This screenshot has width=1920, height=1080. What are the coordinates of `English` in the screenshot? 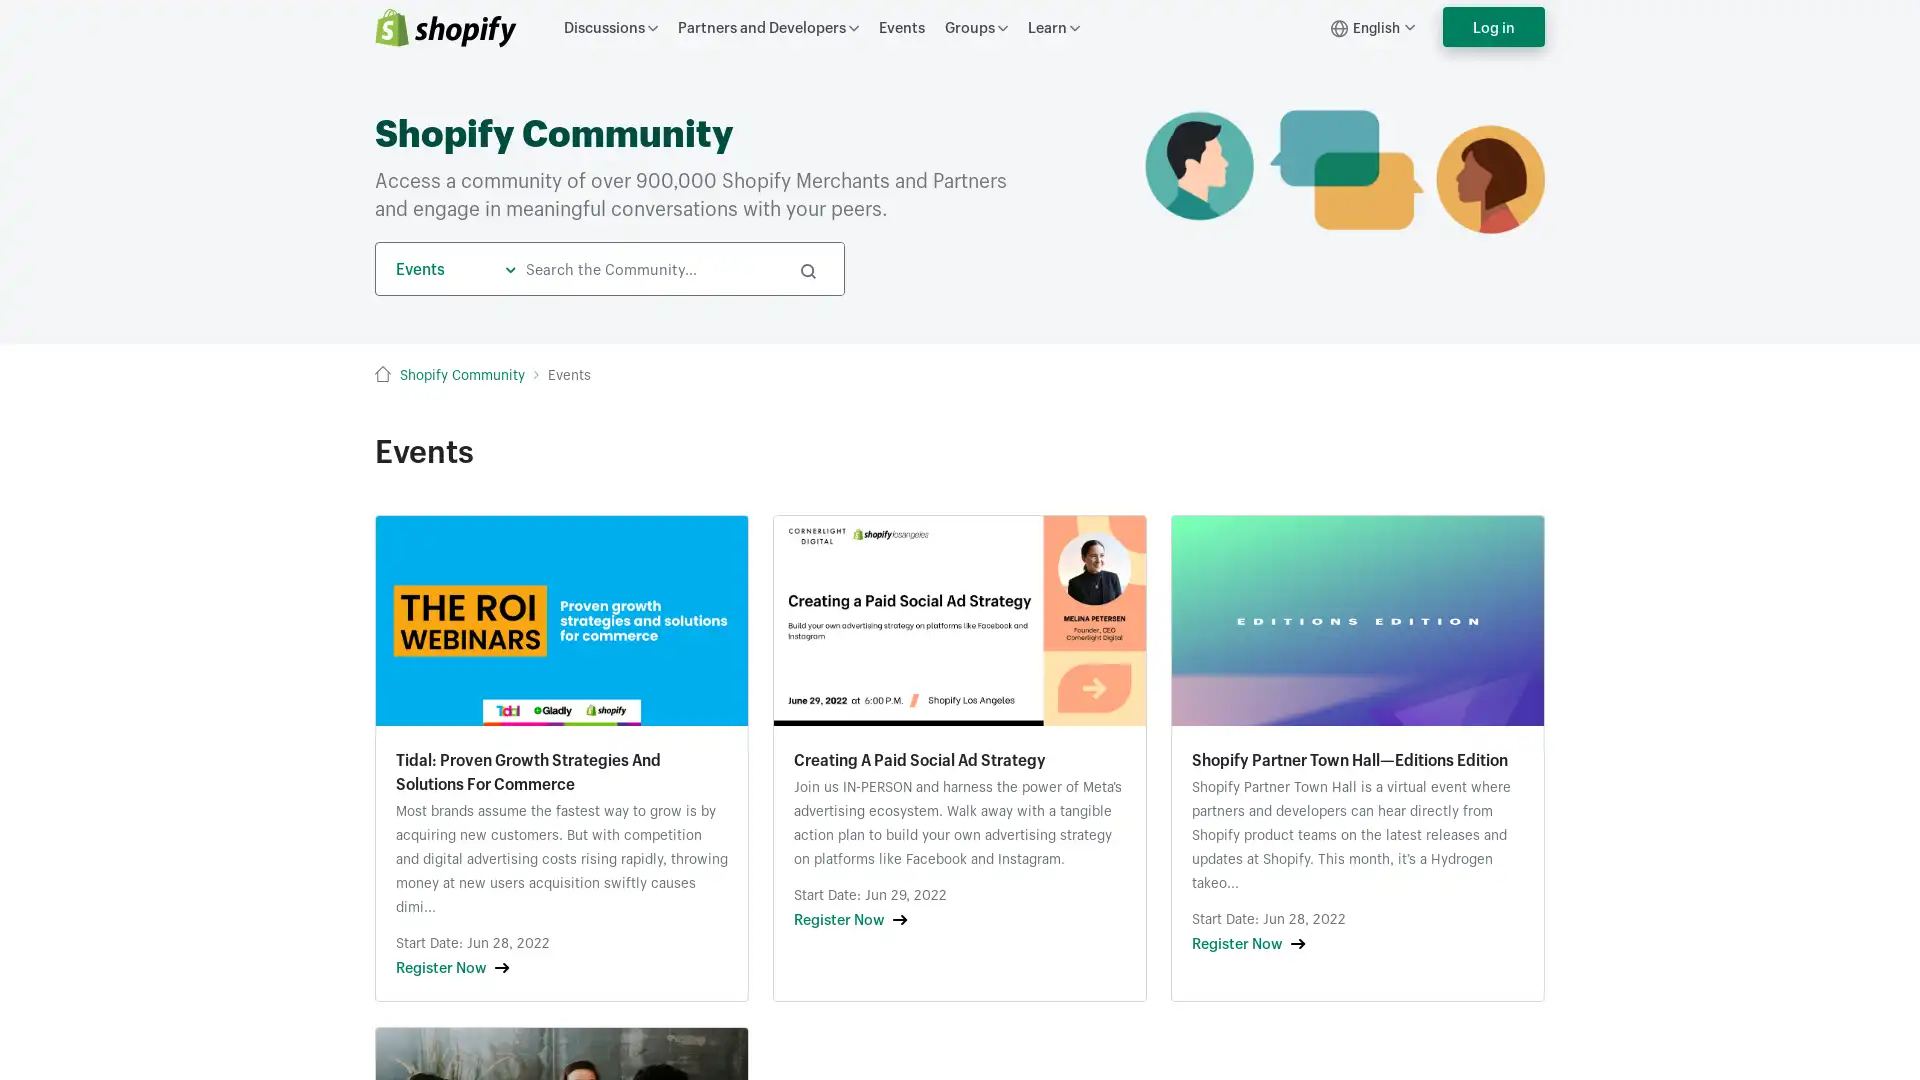 It's located at (1371, 27).